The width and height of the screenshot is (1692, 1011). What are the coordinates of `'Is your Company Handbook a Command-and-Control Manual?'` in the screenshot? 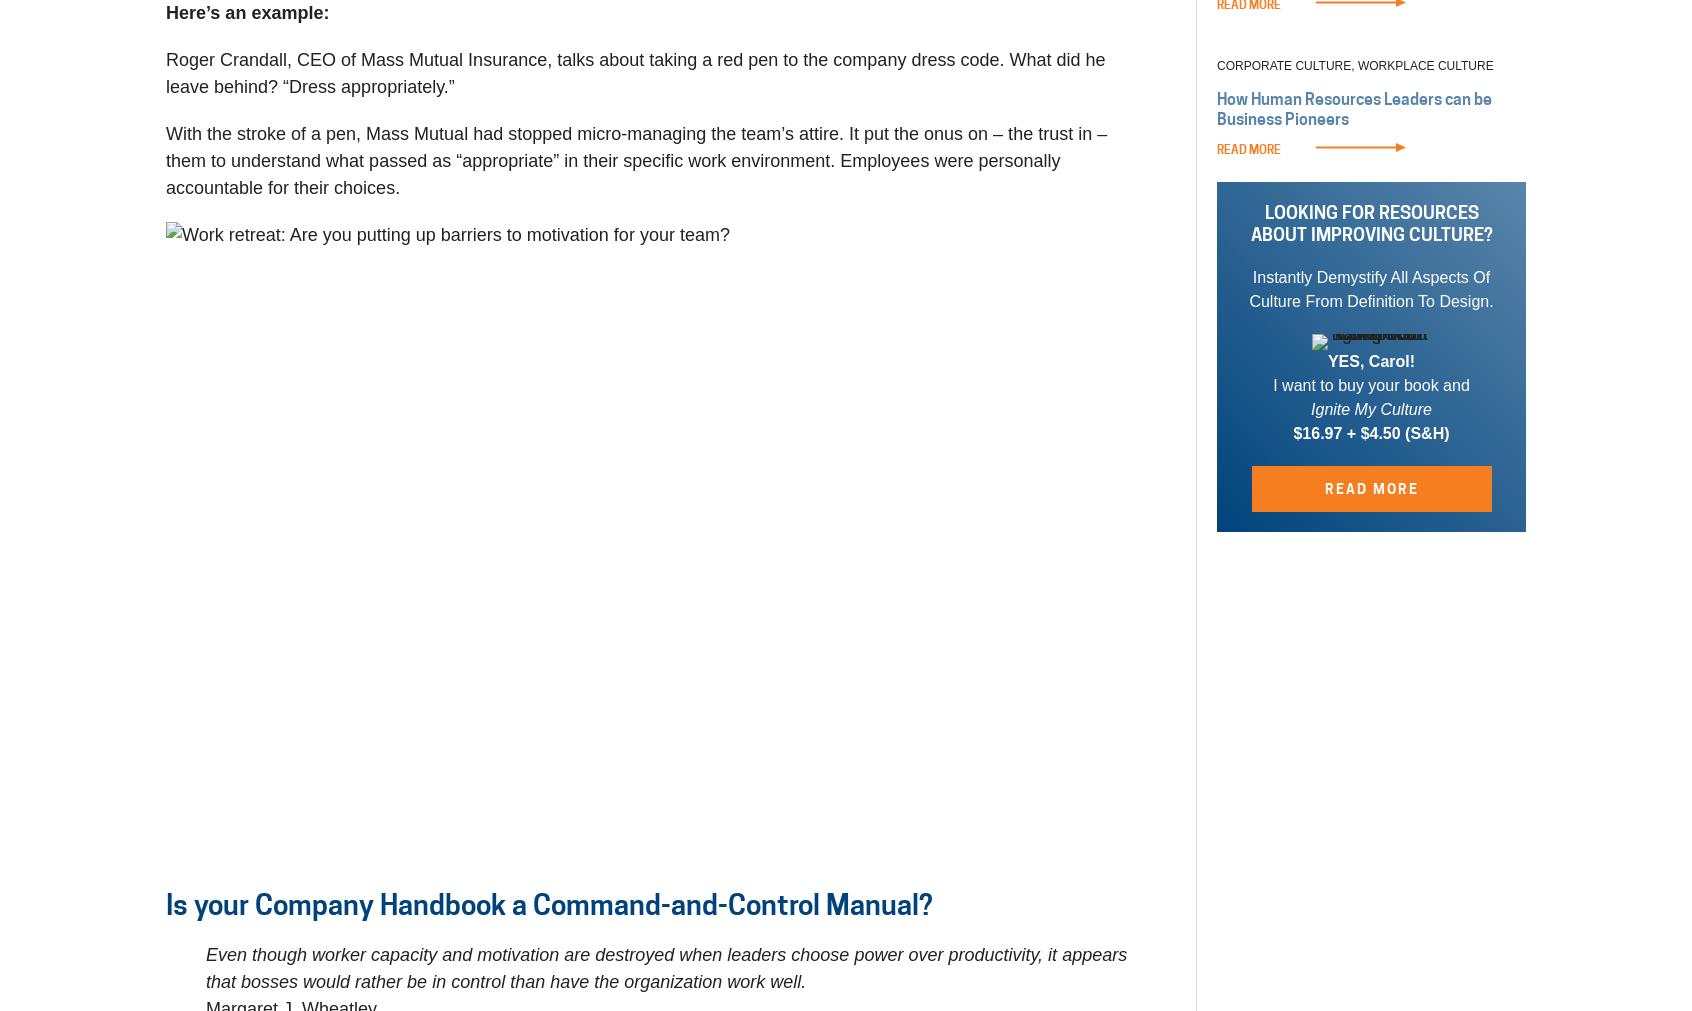 It's located at (549, 904).